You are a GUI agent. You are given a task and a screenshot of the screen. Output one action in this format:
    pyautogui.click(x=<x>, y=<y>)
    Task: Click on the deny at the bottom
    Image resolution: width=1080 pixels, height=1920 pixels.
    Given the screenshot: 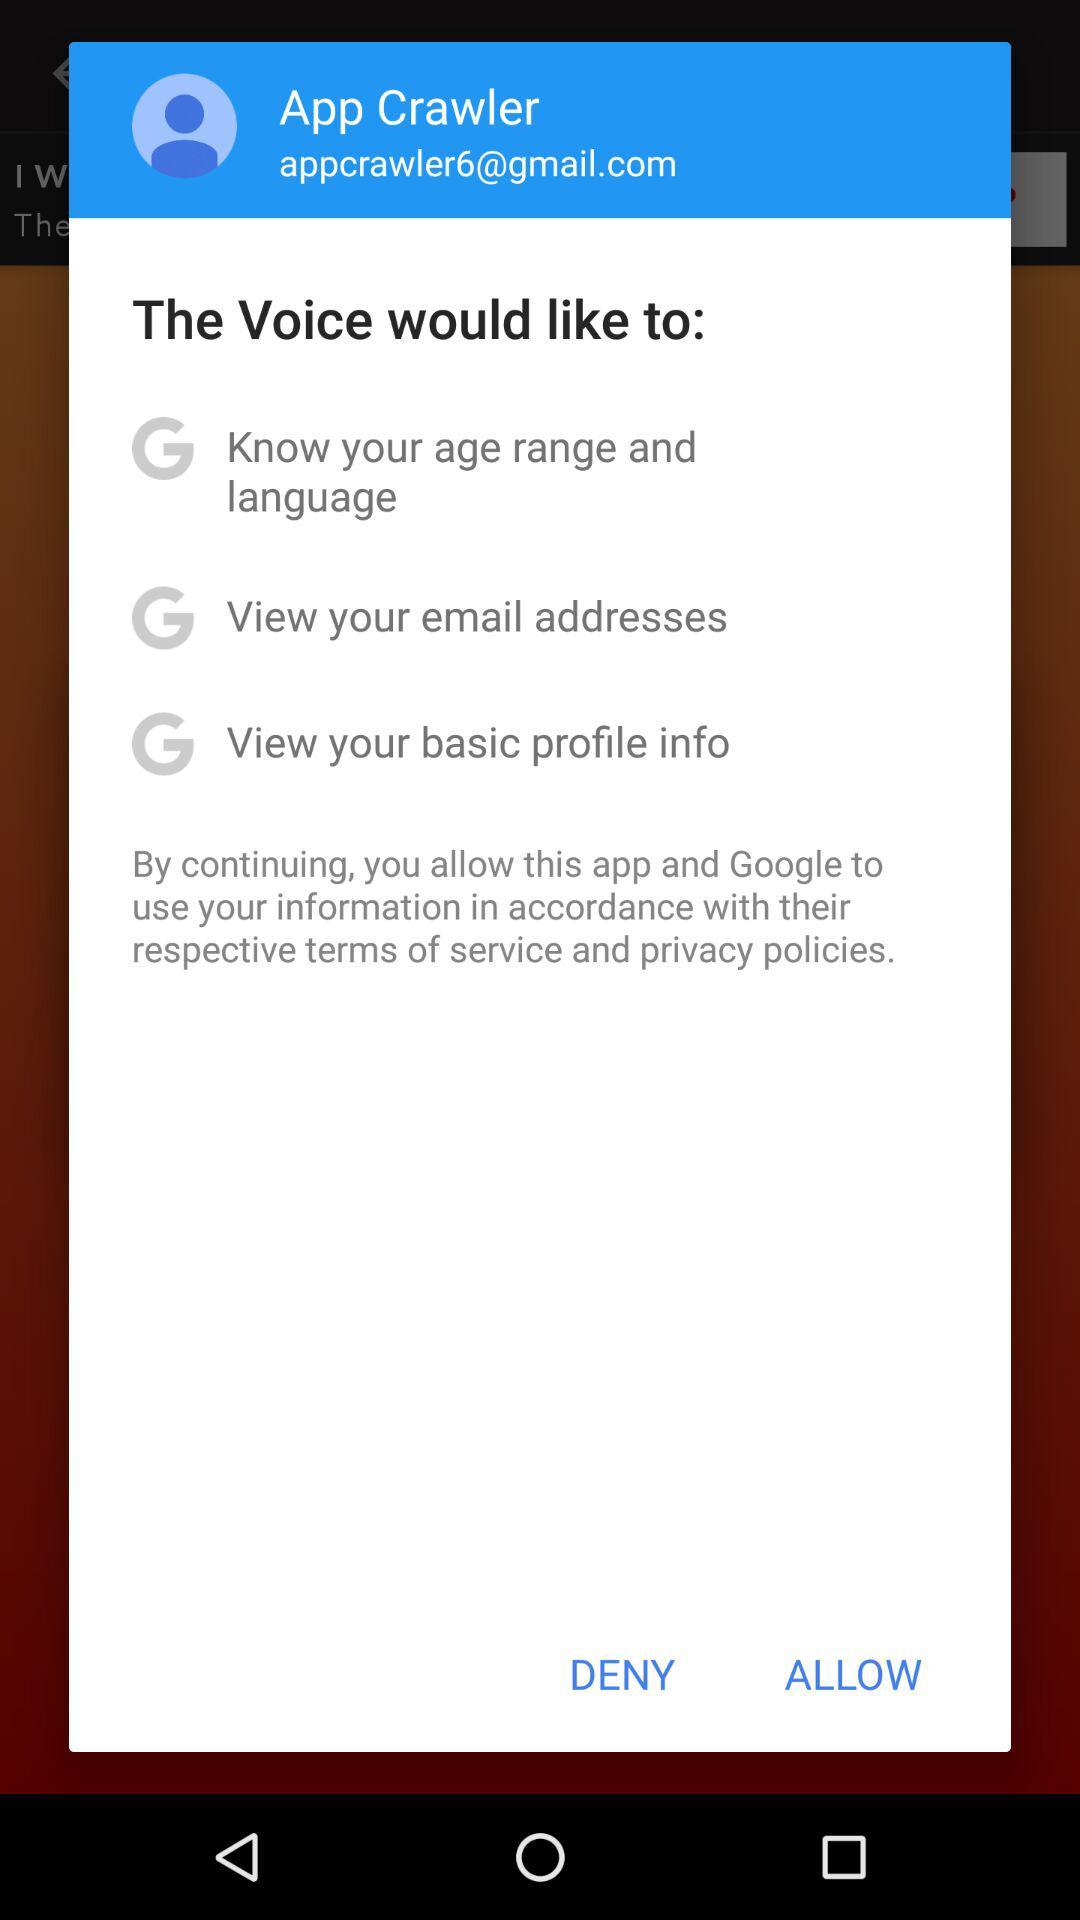 What is the action you would take?
    pyautogui.click(x=621, y=1673)
    